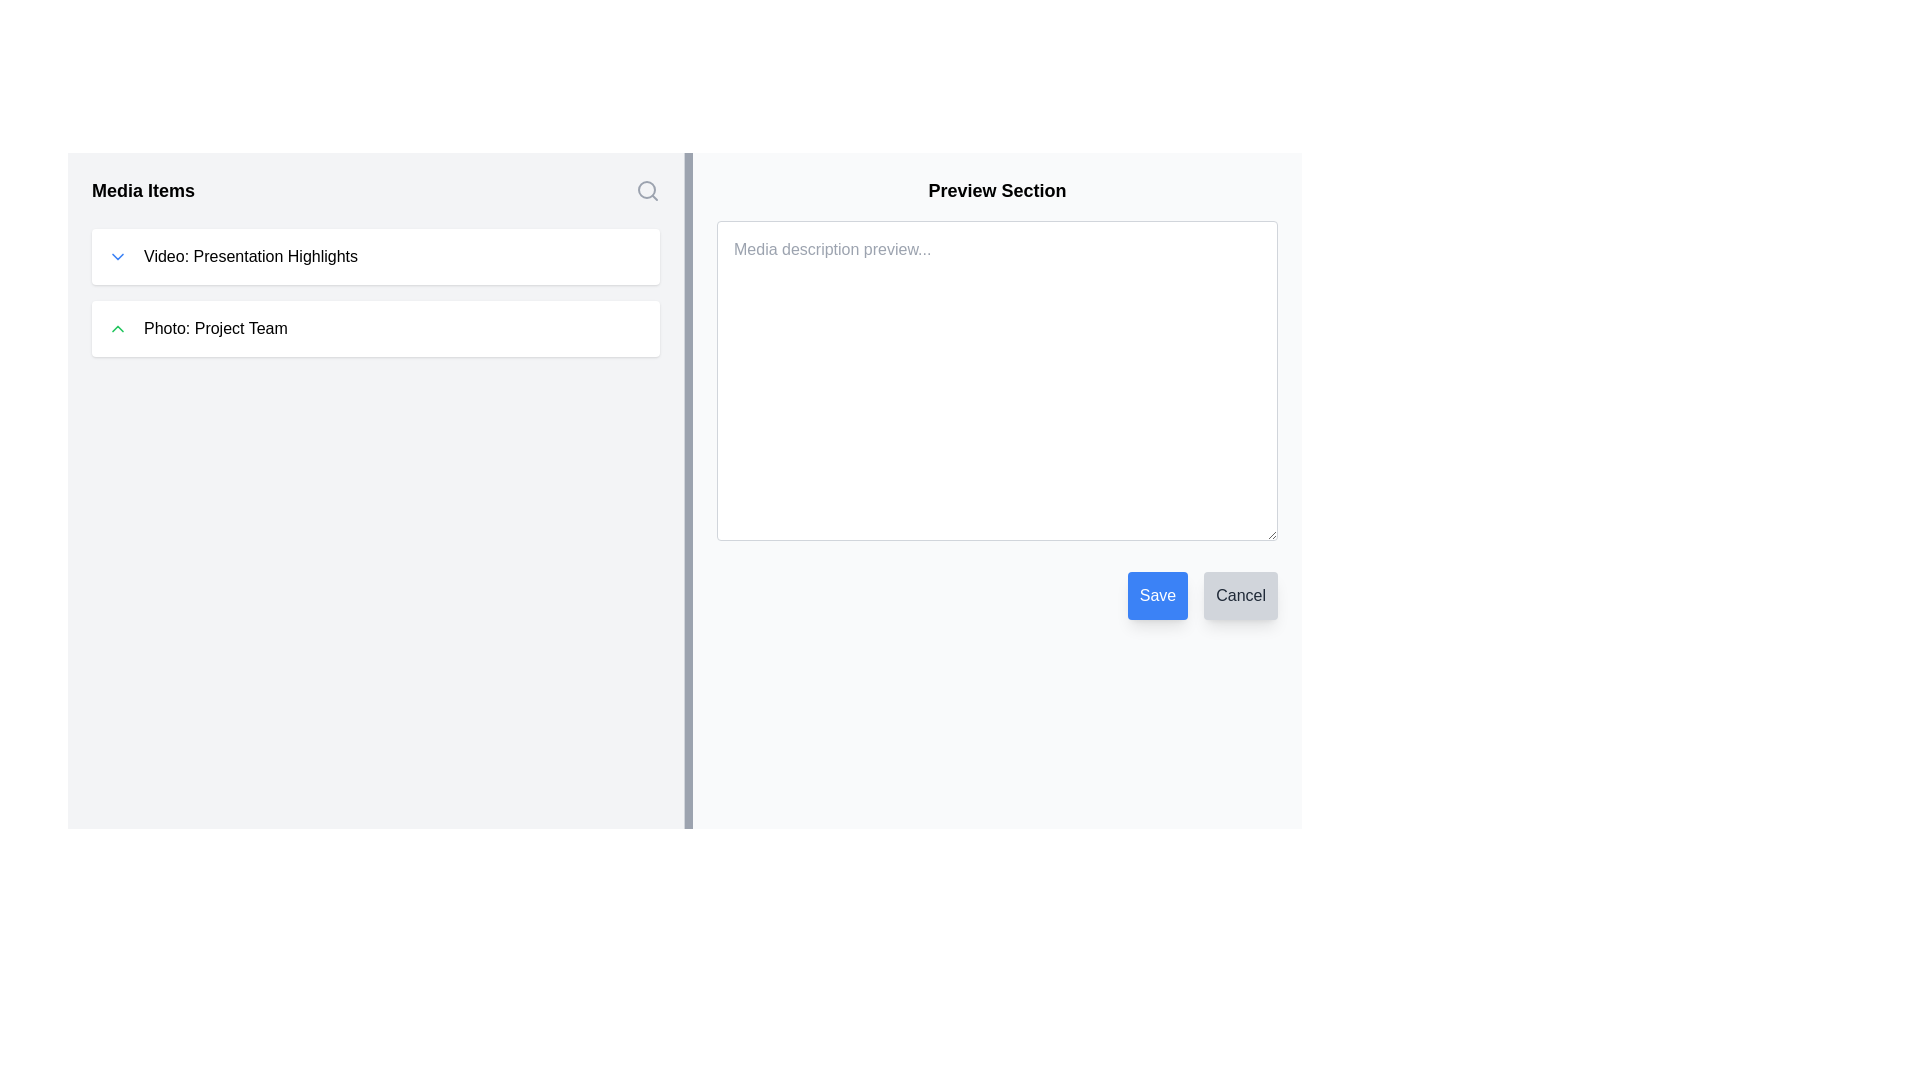  I want to click on the 'Cancel' button located at the bottom right corner of the view, which has a light gray background and is labeled 'Cancel', so click(1240, 595).